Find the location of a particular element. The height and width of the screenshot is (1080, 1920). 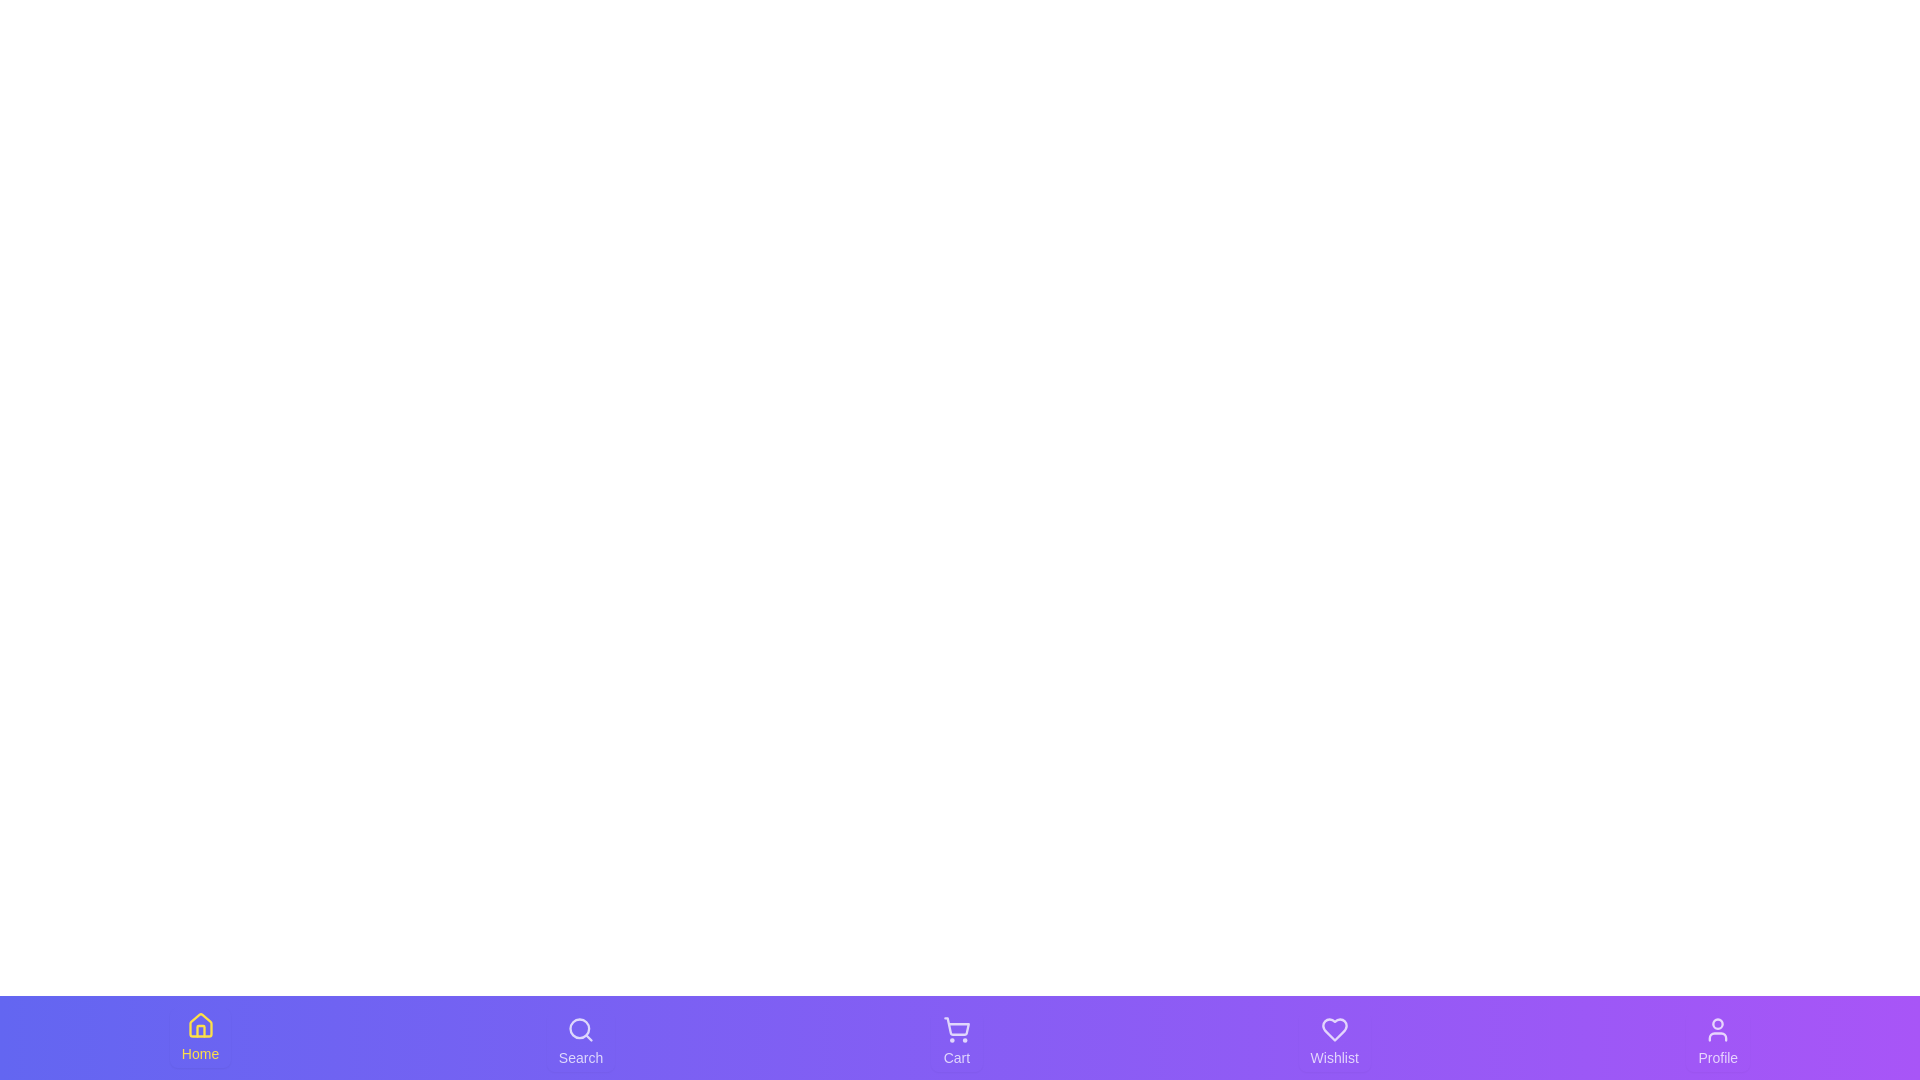

the tab corresponding to Search to switch to that section is located at coordinates (579, 1040).